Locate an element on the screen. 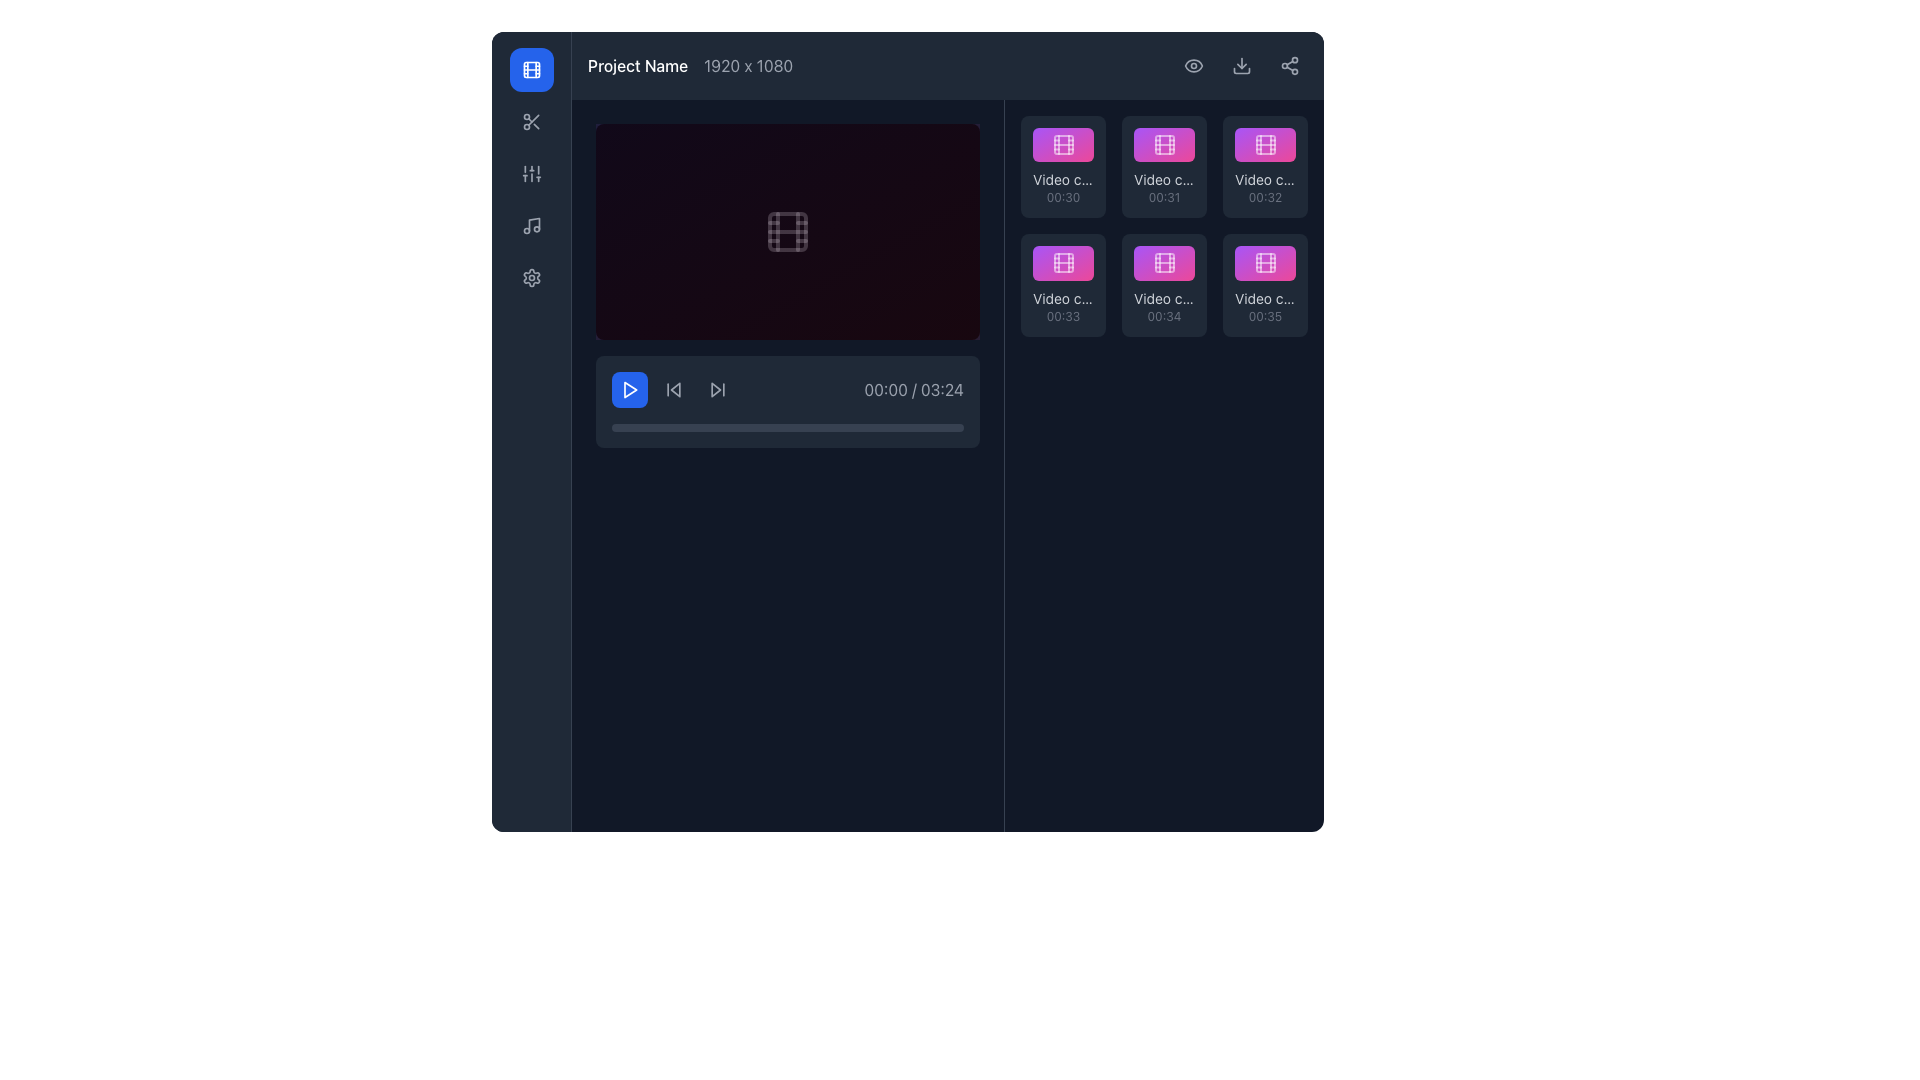 The height and width of the screenshot is (1080, 1920). the share icon button located at the top-right corner of the dark toolbar to initiate the sharing functionality is located at coordinates (1290, 64).